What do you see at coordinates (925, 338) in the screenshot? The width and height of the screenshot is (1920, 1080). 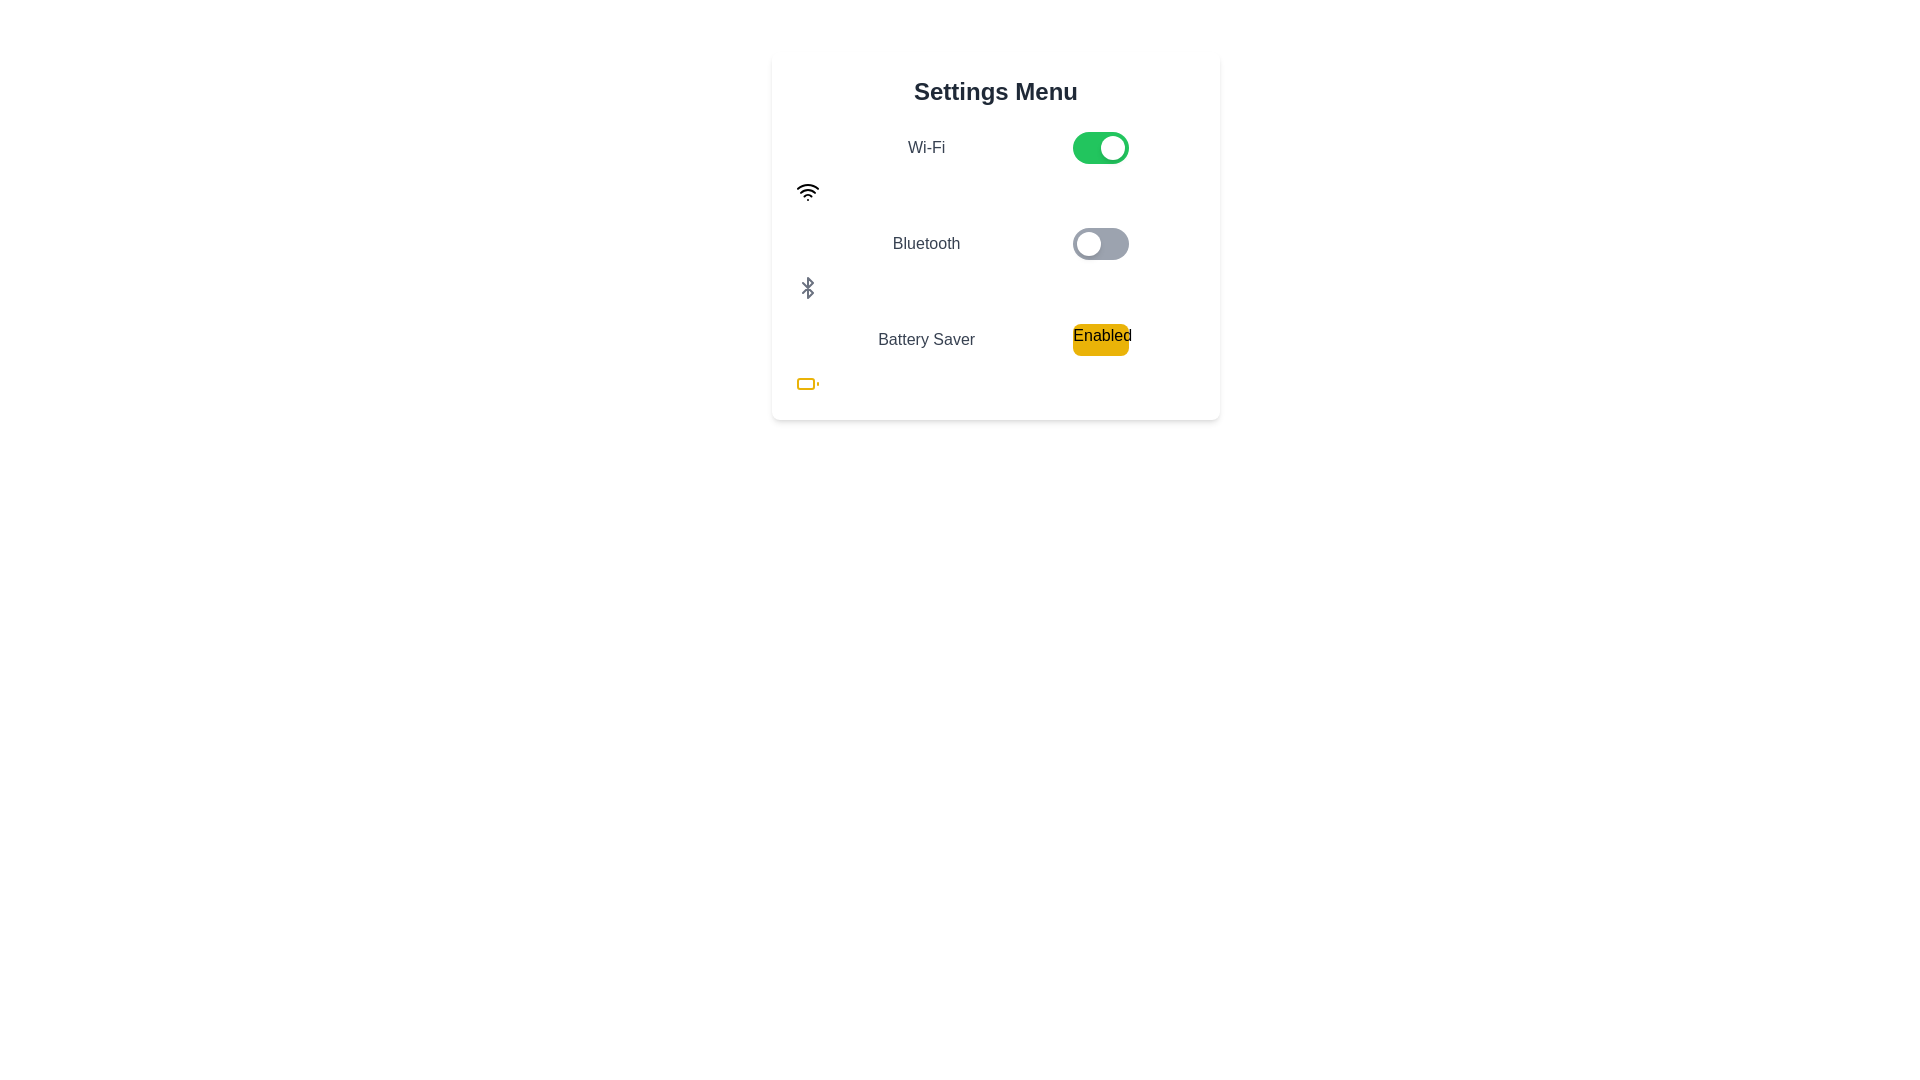 I see `the 'Battery Saver' label in the Settings Menu, which is located in the third row below the 'Wi-Fi' and 'Bluetooth' sections, with a yellow badge reading 'Enabled' to its right` at bounding box center [925, 338].